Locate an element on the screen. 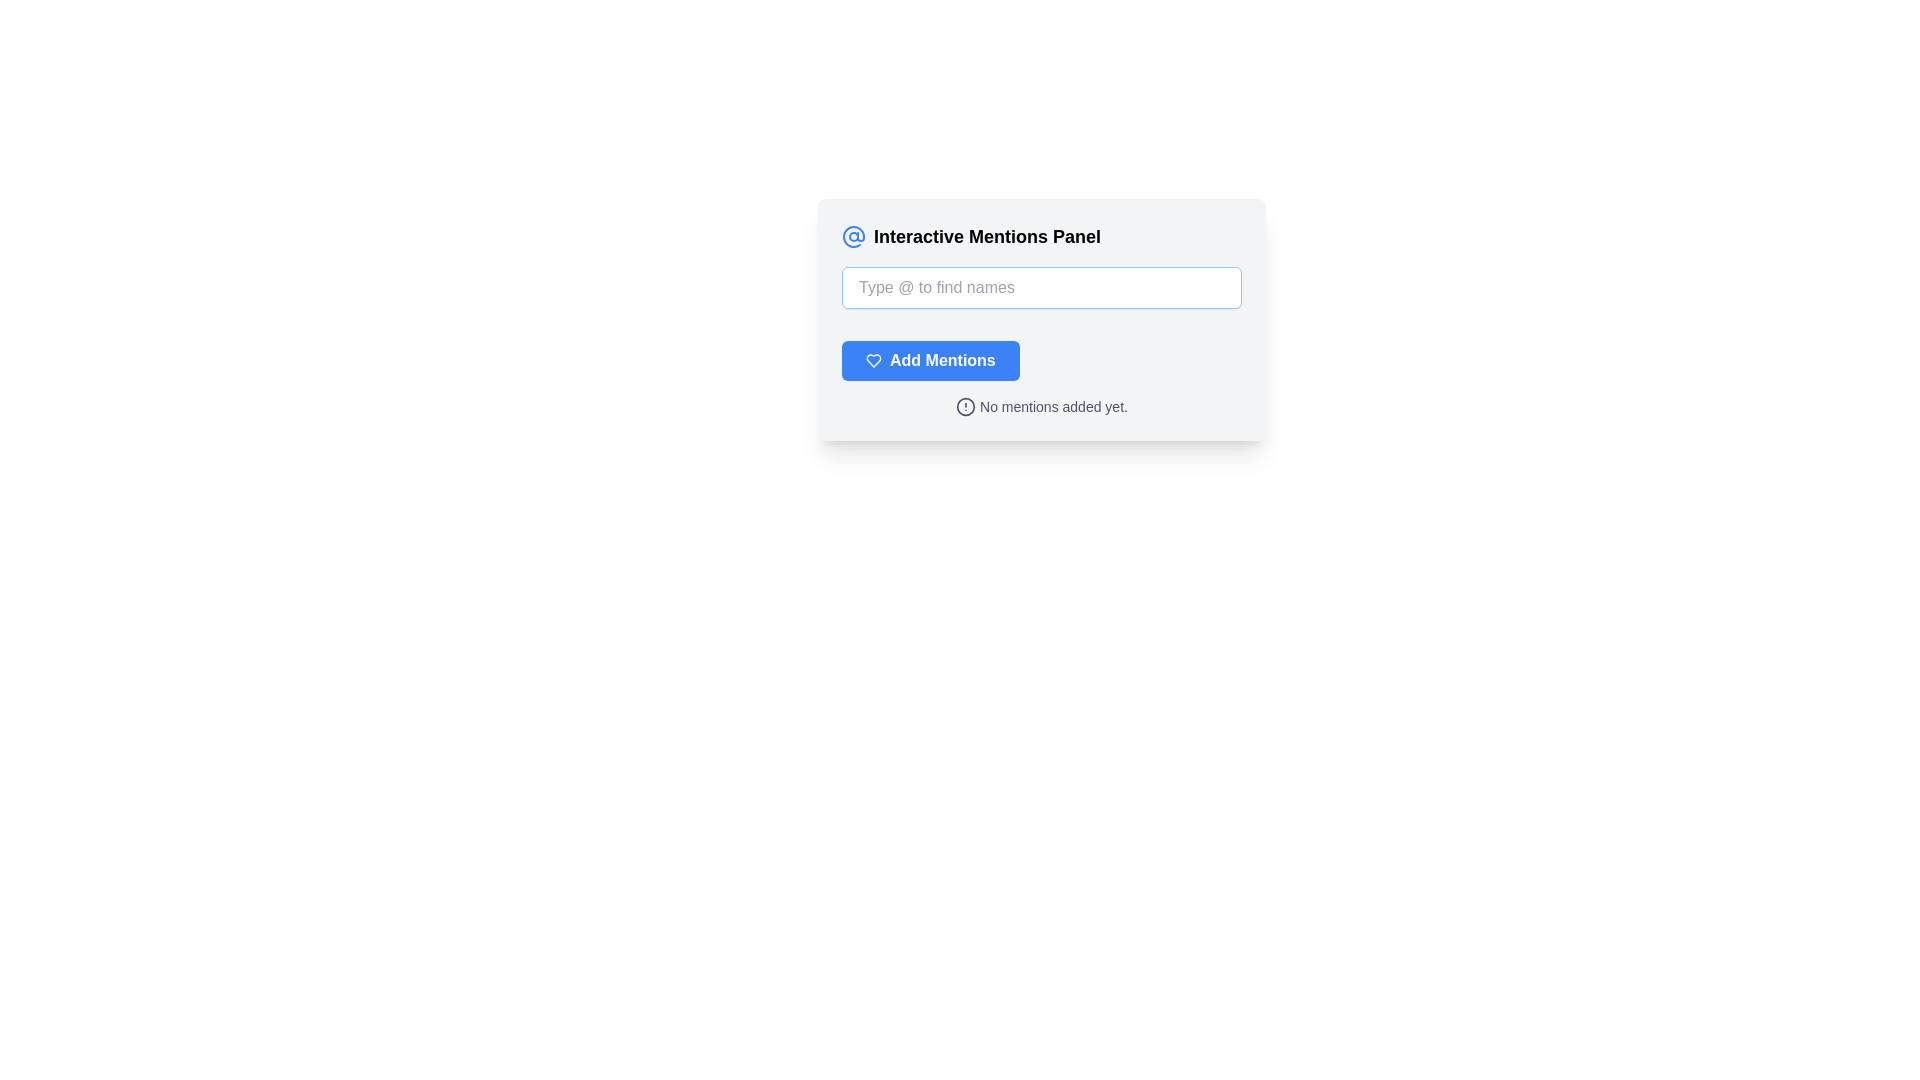 This screenshot has height=1080, width=1920. the button labeled 'Add Mentions' which is displayed in white text on a bold blue background, located within a rounded rectangular button, positioned towards the right adjacent to a heart icon is located at coordinates (941, 361).